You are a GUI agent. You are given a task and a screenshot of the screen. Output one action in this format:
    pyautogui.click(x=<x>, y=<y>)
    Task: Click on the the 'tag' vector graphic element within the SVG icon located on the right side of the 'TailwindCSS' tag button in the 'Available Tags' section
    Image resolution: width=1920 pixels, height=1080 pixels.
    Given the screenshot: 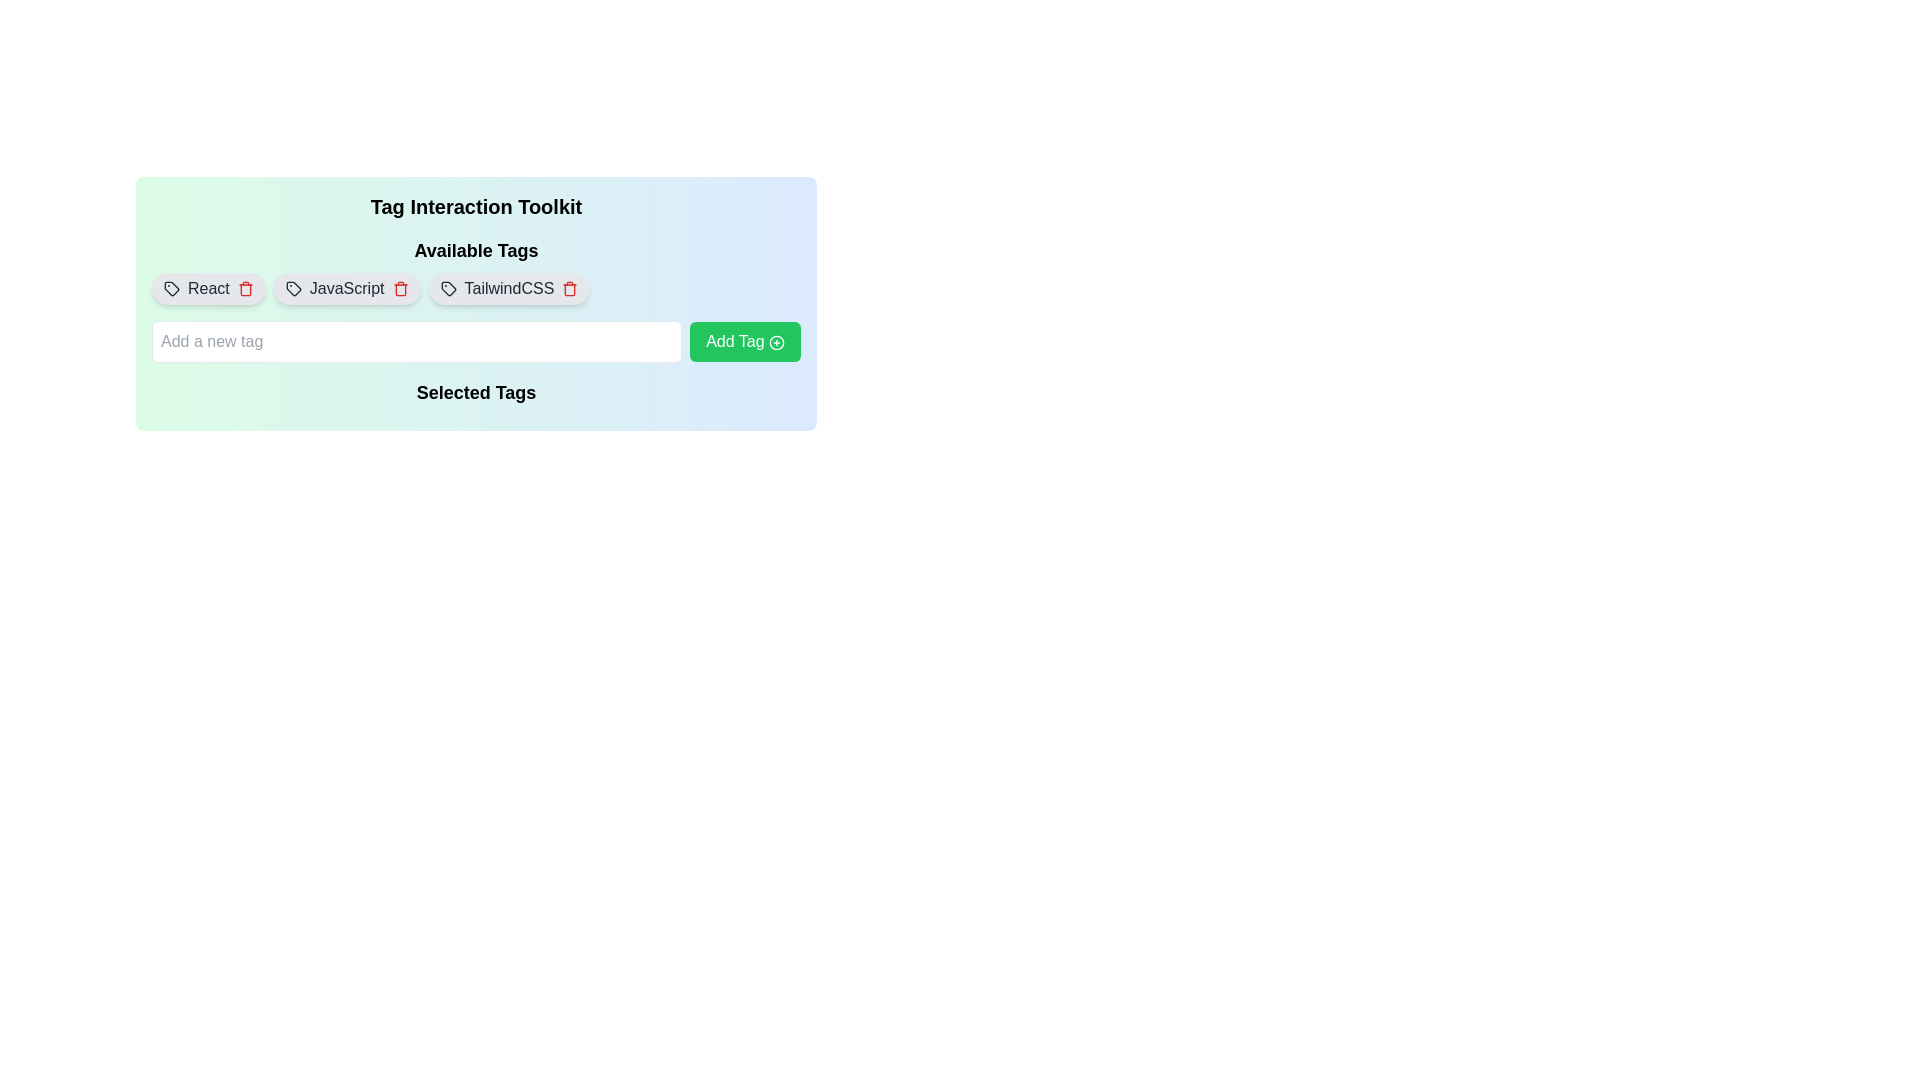 What is the action you would take?
    pyautogui.click(x=447, y=289)
    